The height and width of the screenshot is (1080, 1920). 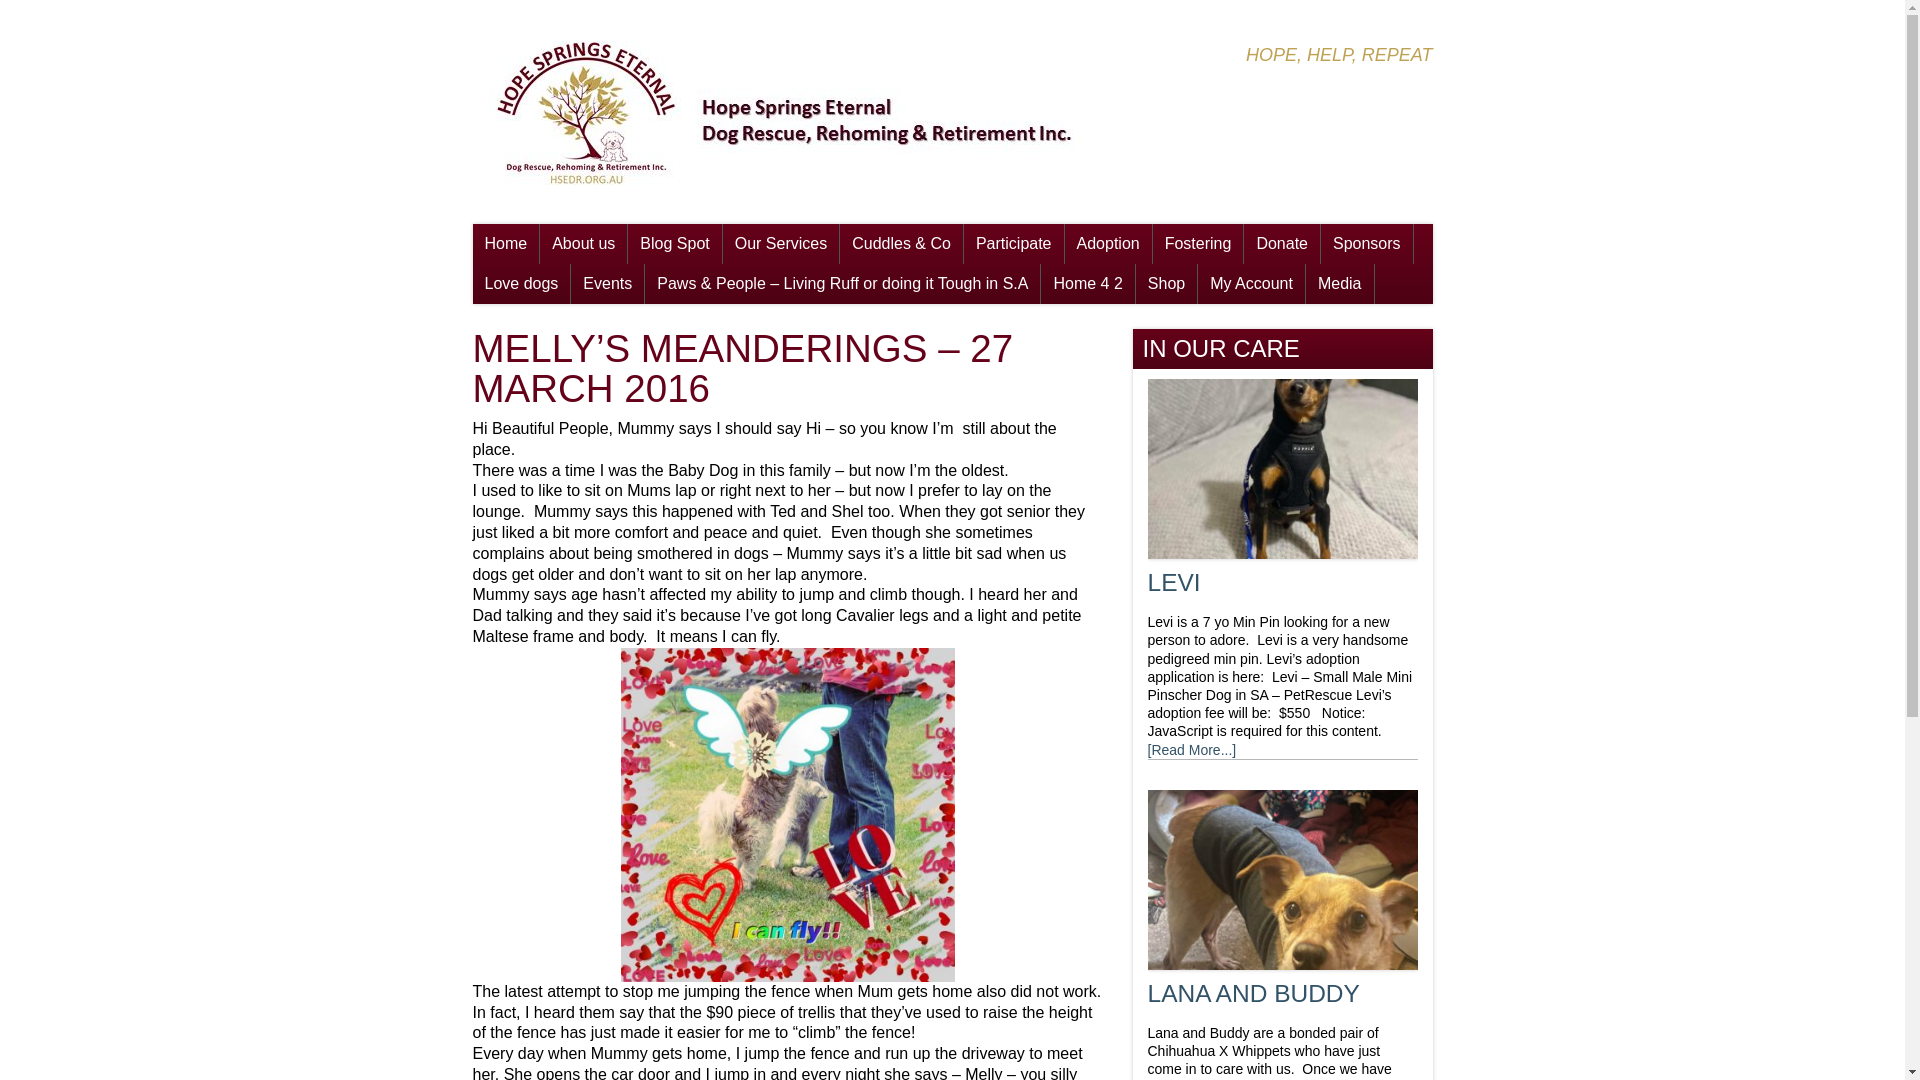 What do you see at coordinates (505, 242) in the screenshot?
I see `'Home'` at bounding box center [505, 242].